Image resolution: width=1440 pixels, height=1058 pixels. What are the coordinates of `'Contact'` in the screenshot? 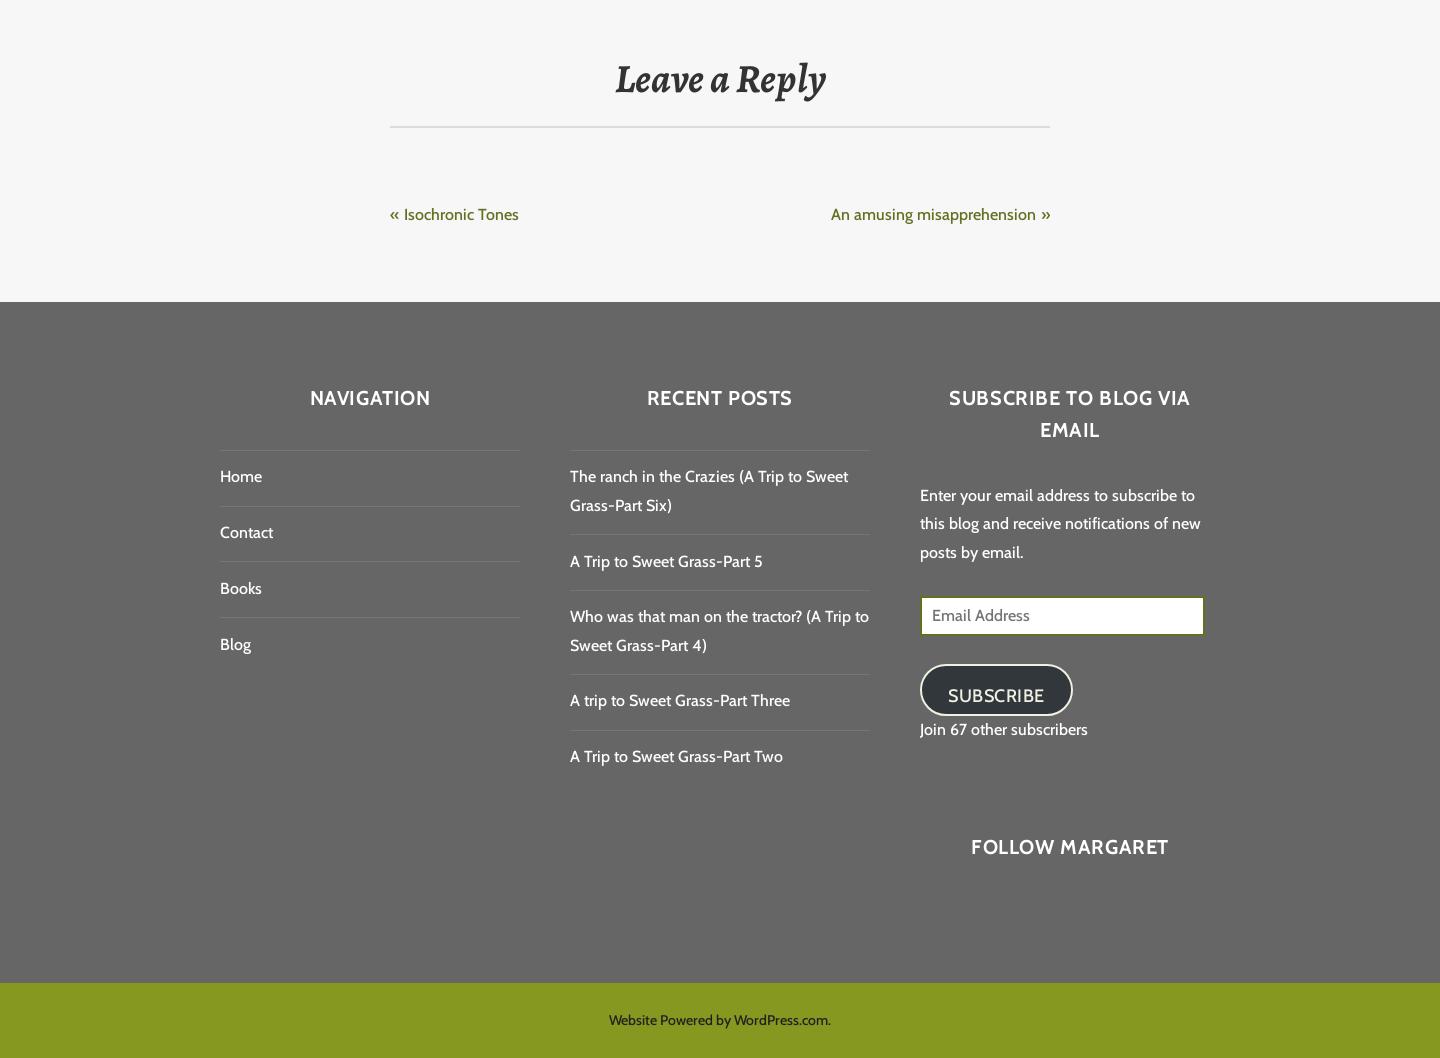 It's located at (245, 532).